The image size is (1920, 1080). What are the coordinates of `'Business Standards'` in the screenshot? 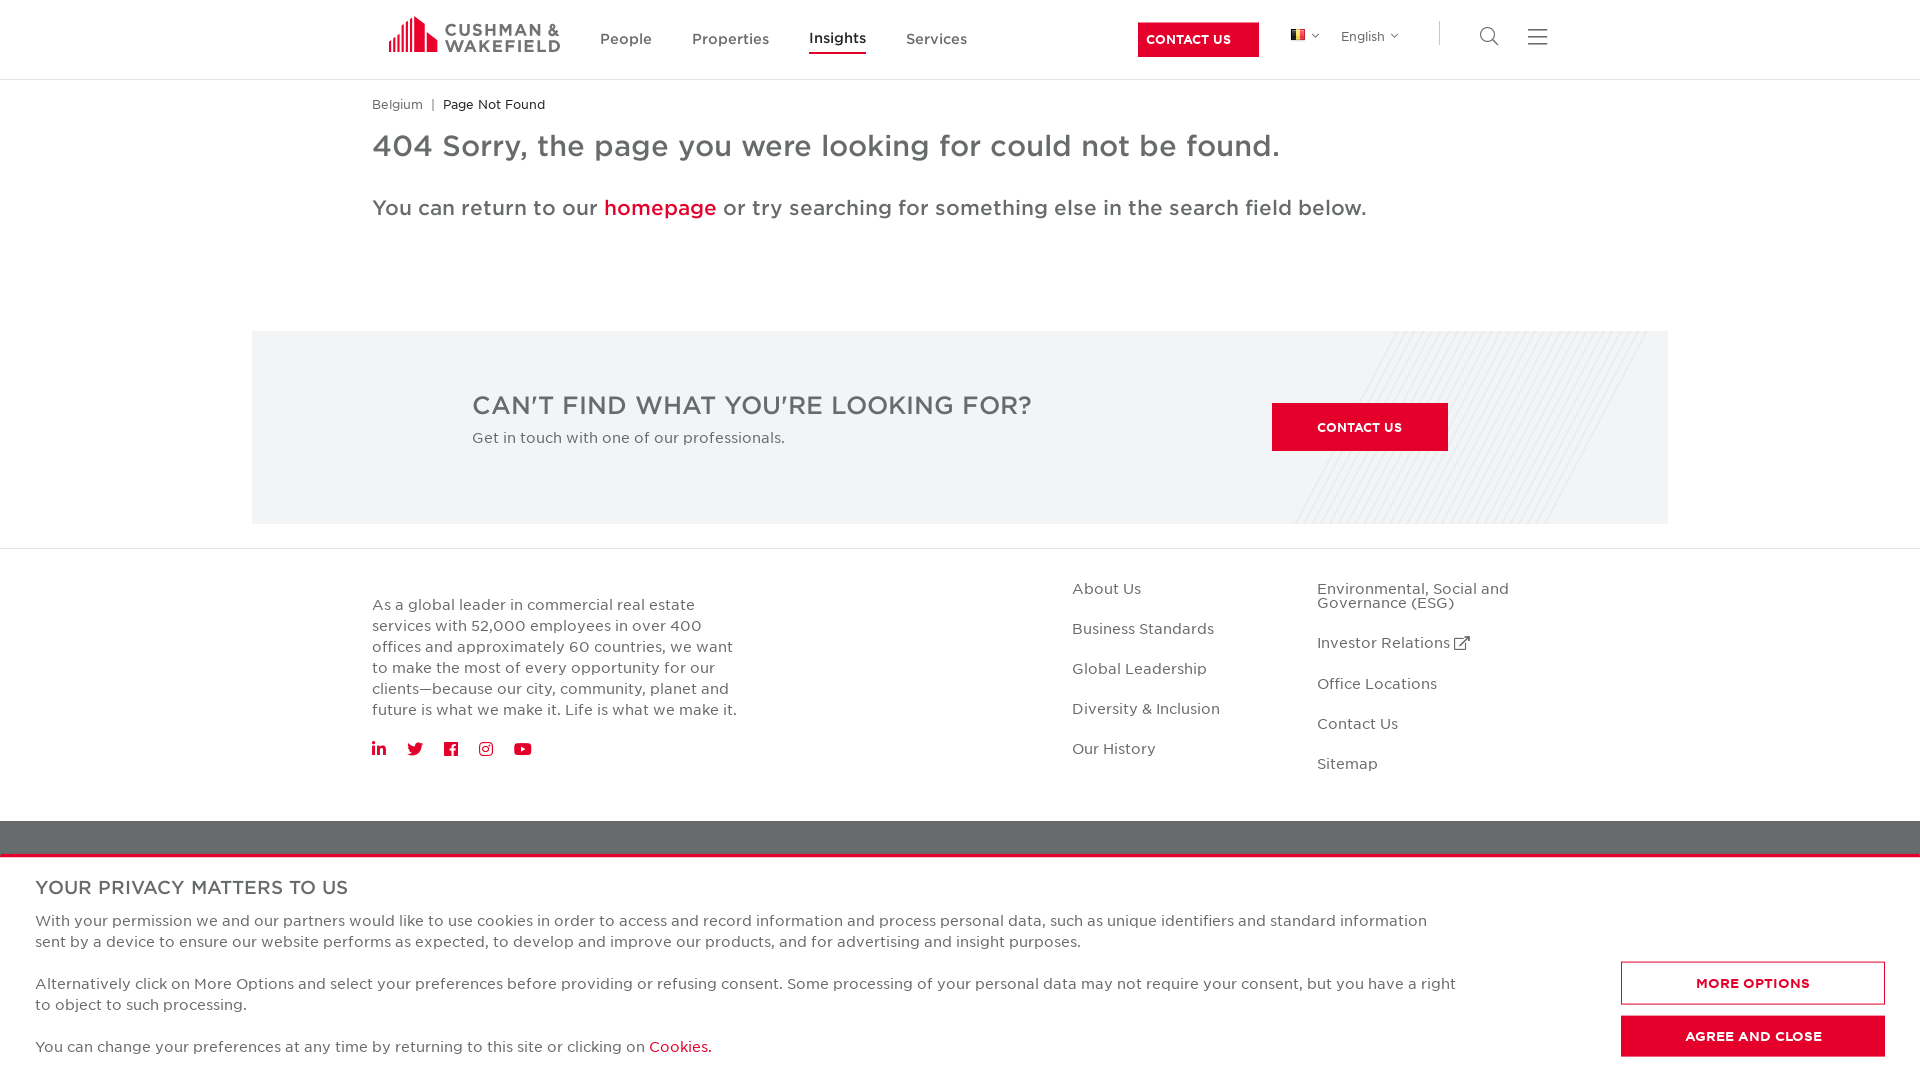 It's located at (1070, 627).